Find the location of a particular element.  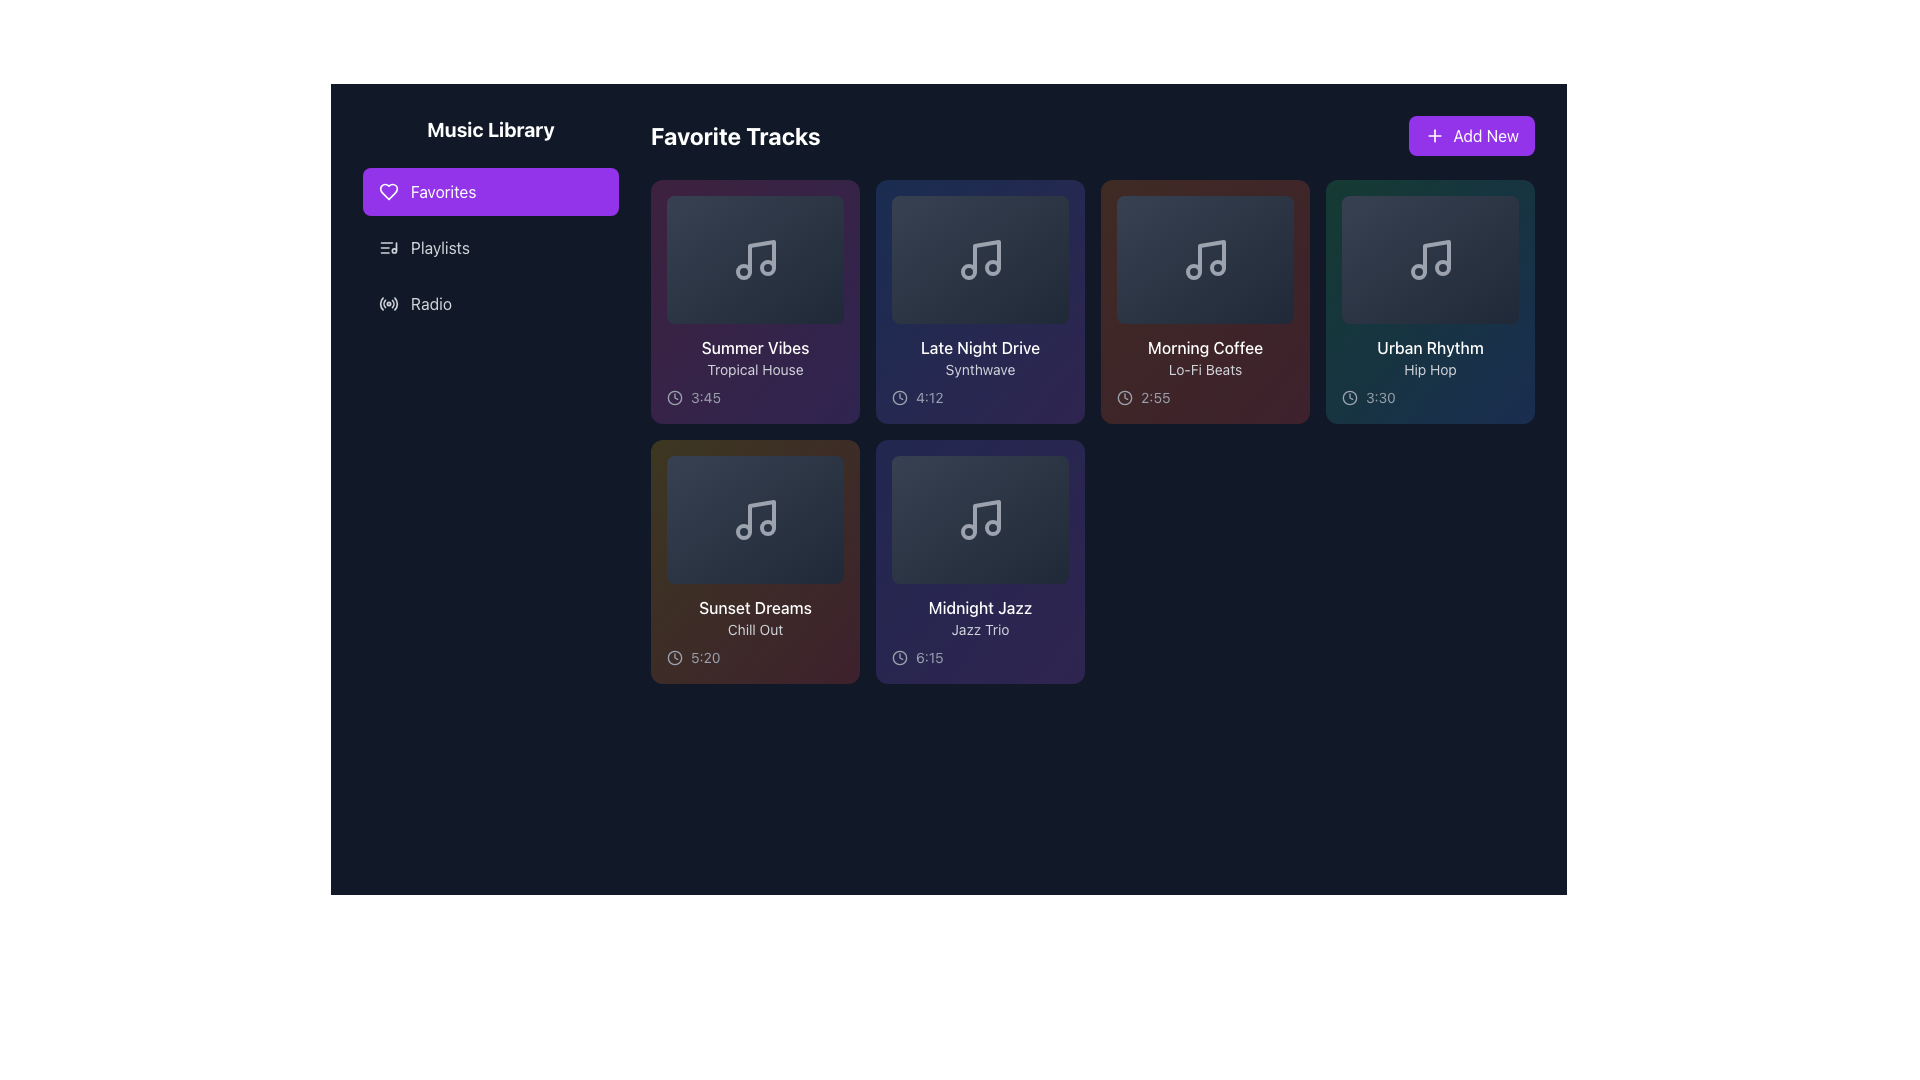

the play button located in the top-right corner of the 'Sunset Dreams' card is located at coordinates (831, 467).